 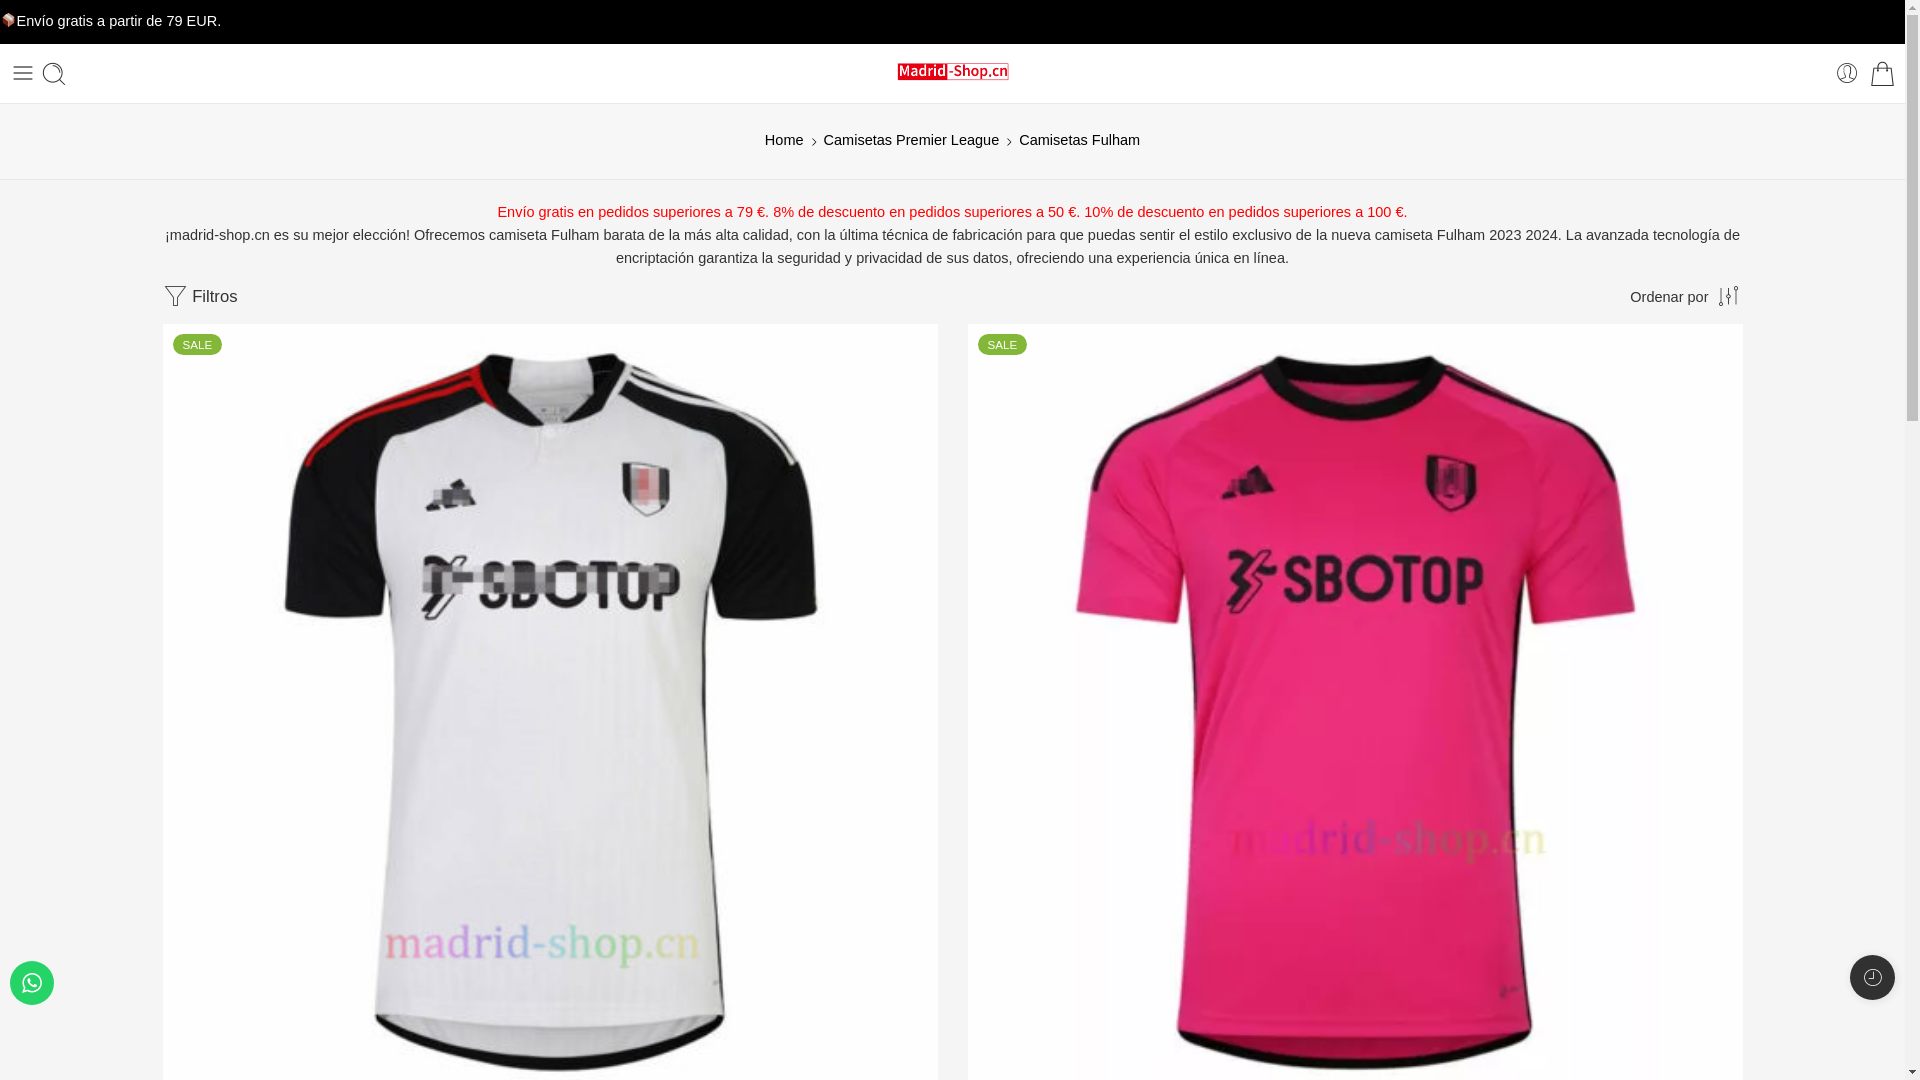 I want to click on 'Camisetas Premier League', so click(x=911, y=139).